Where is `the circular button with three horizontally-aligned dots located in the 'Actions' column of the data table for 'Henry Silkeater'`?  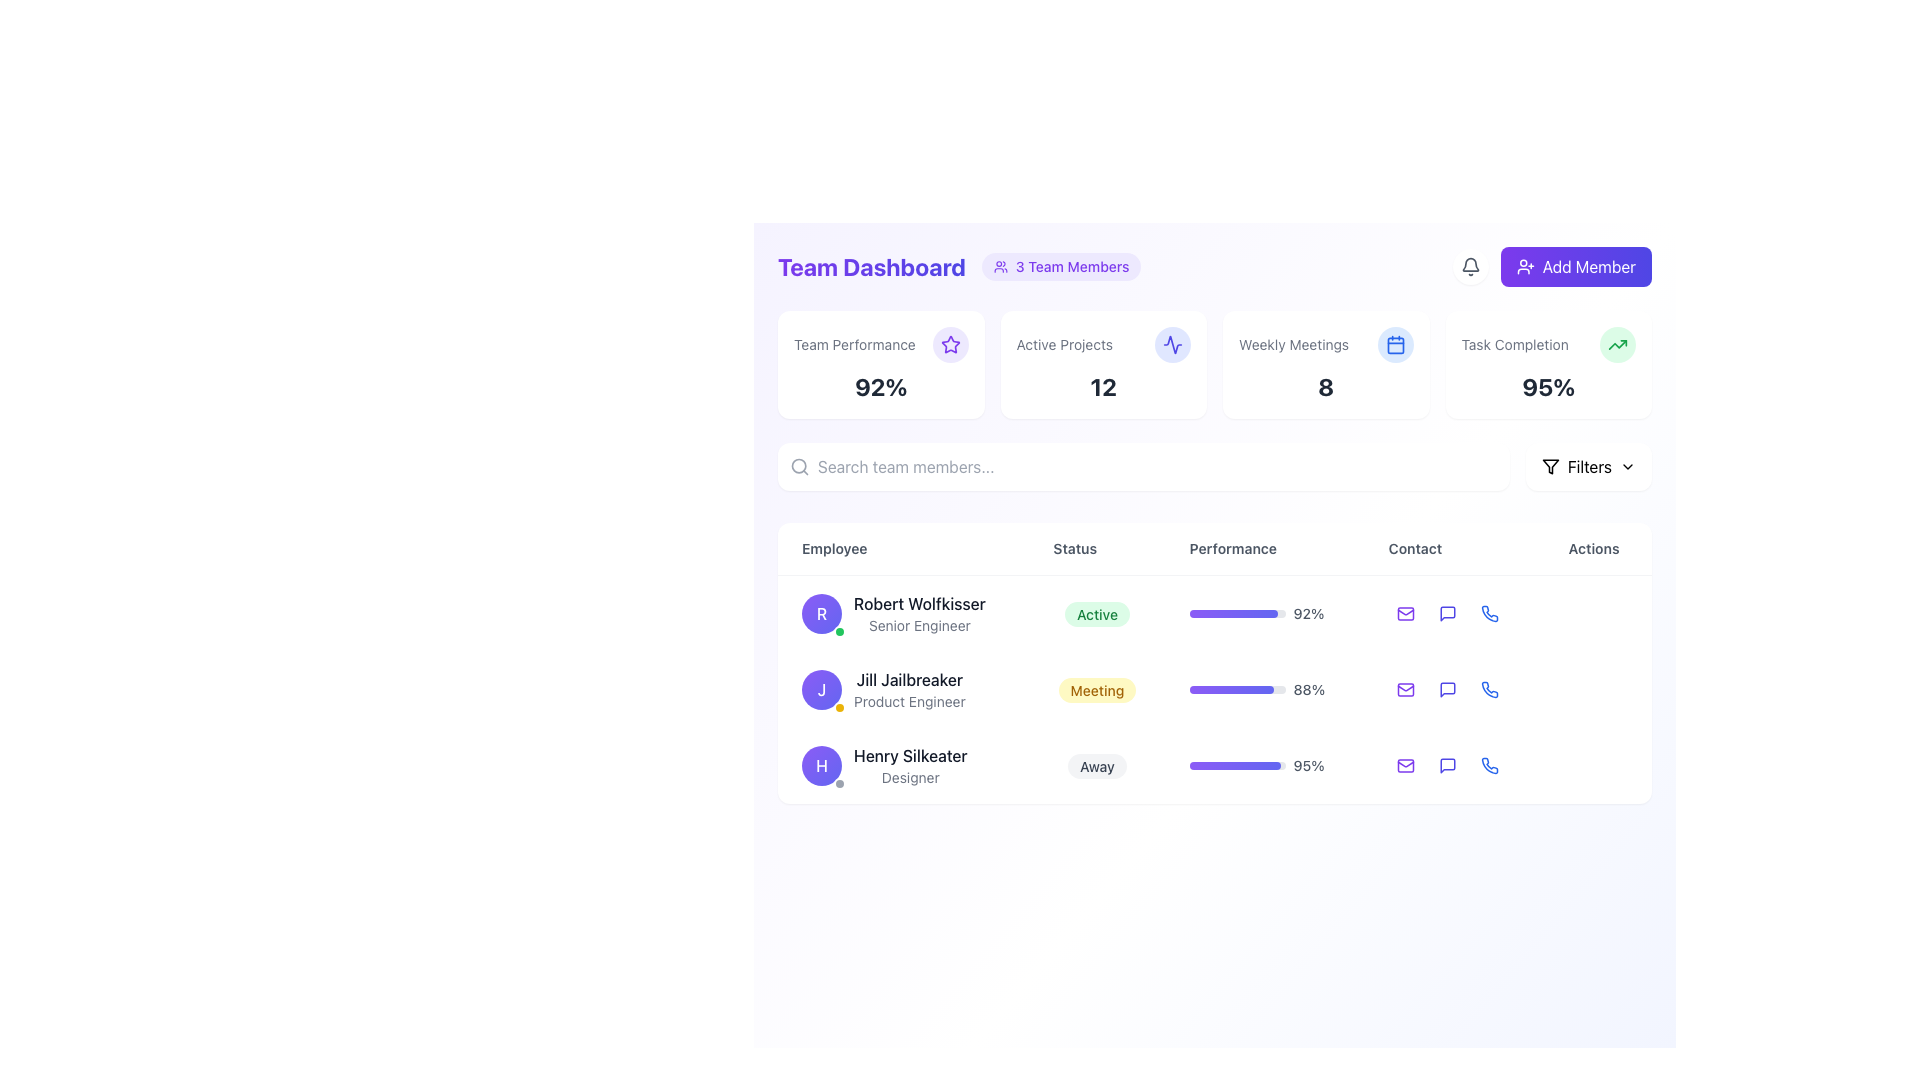 the circular button with three horizontally-aligned dots located in the 'Actions' column of the data table for 'Henry Silkeater' is located at coordinates (1597, 765).